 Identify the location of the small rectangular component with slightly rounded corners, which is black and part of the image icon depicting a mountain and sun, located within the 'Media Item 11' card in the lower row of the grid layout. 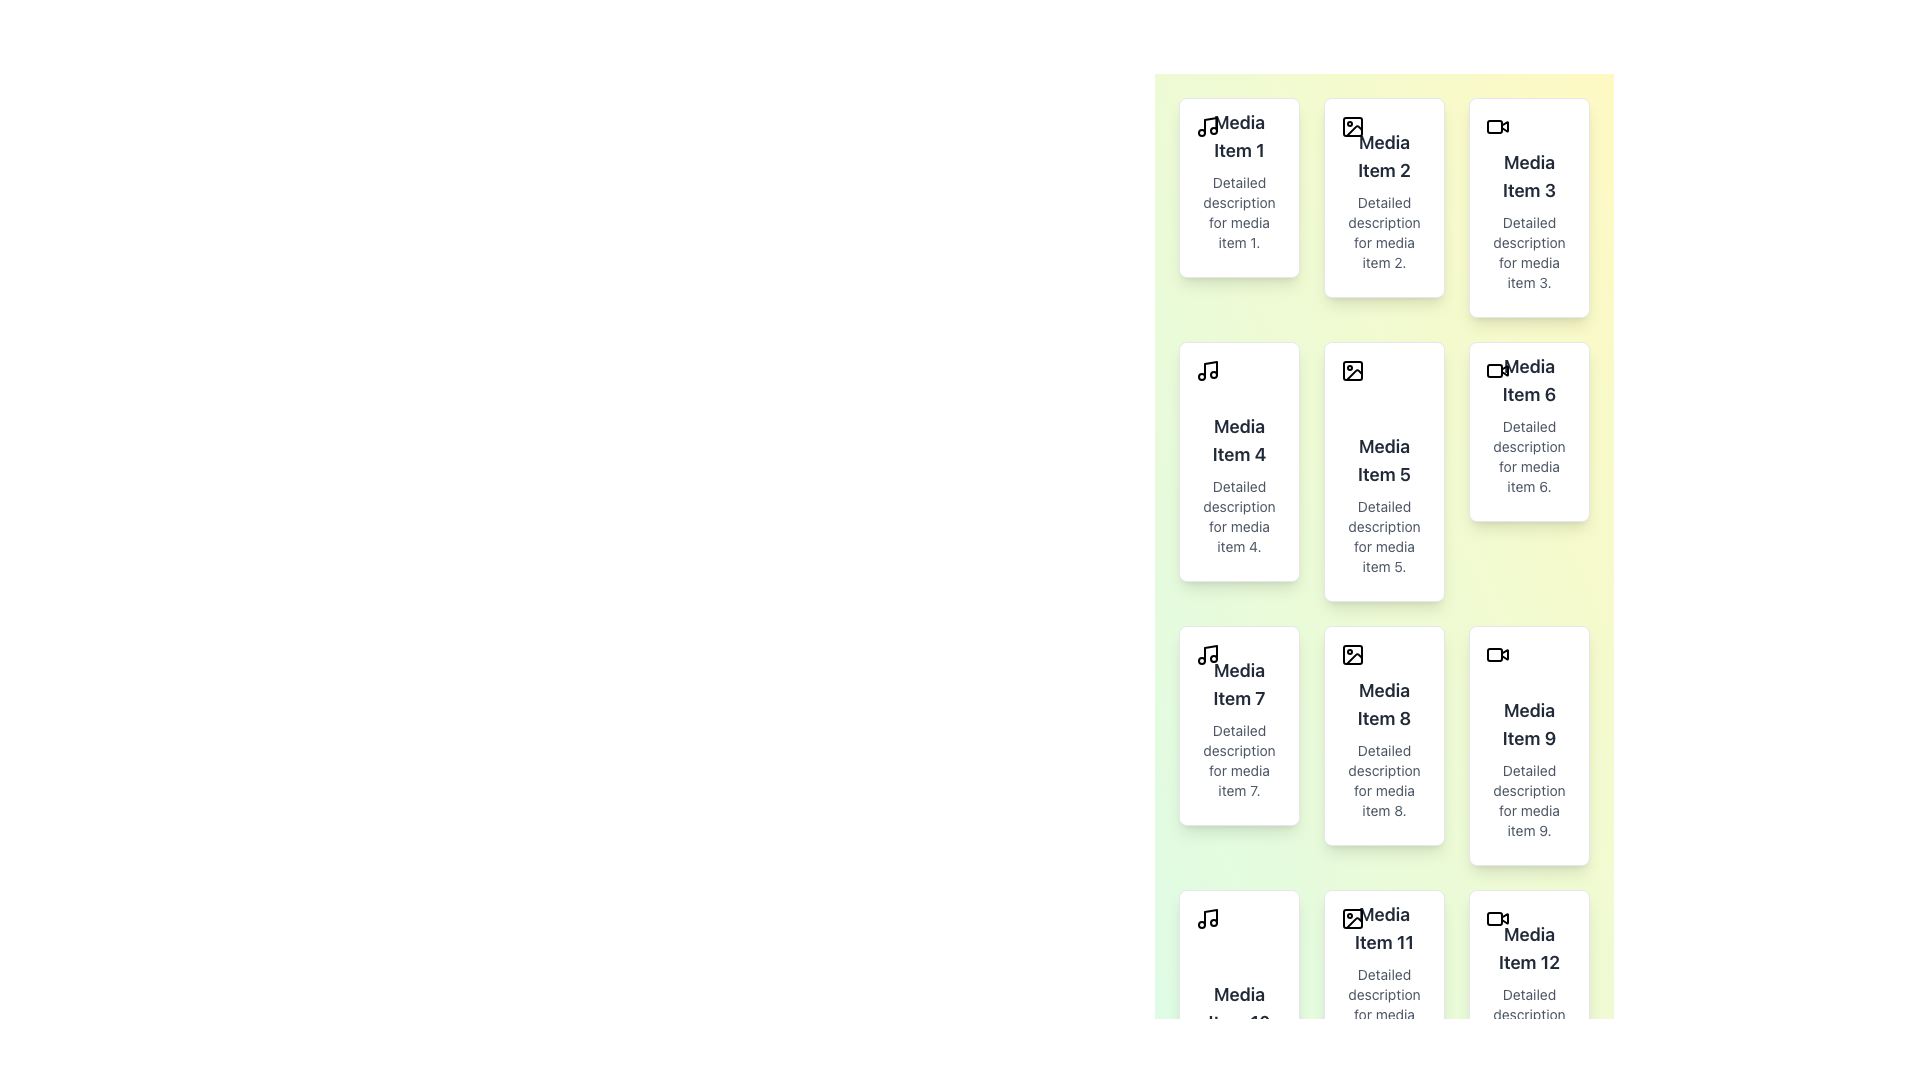
(1353, 918).